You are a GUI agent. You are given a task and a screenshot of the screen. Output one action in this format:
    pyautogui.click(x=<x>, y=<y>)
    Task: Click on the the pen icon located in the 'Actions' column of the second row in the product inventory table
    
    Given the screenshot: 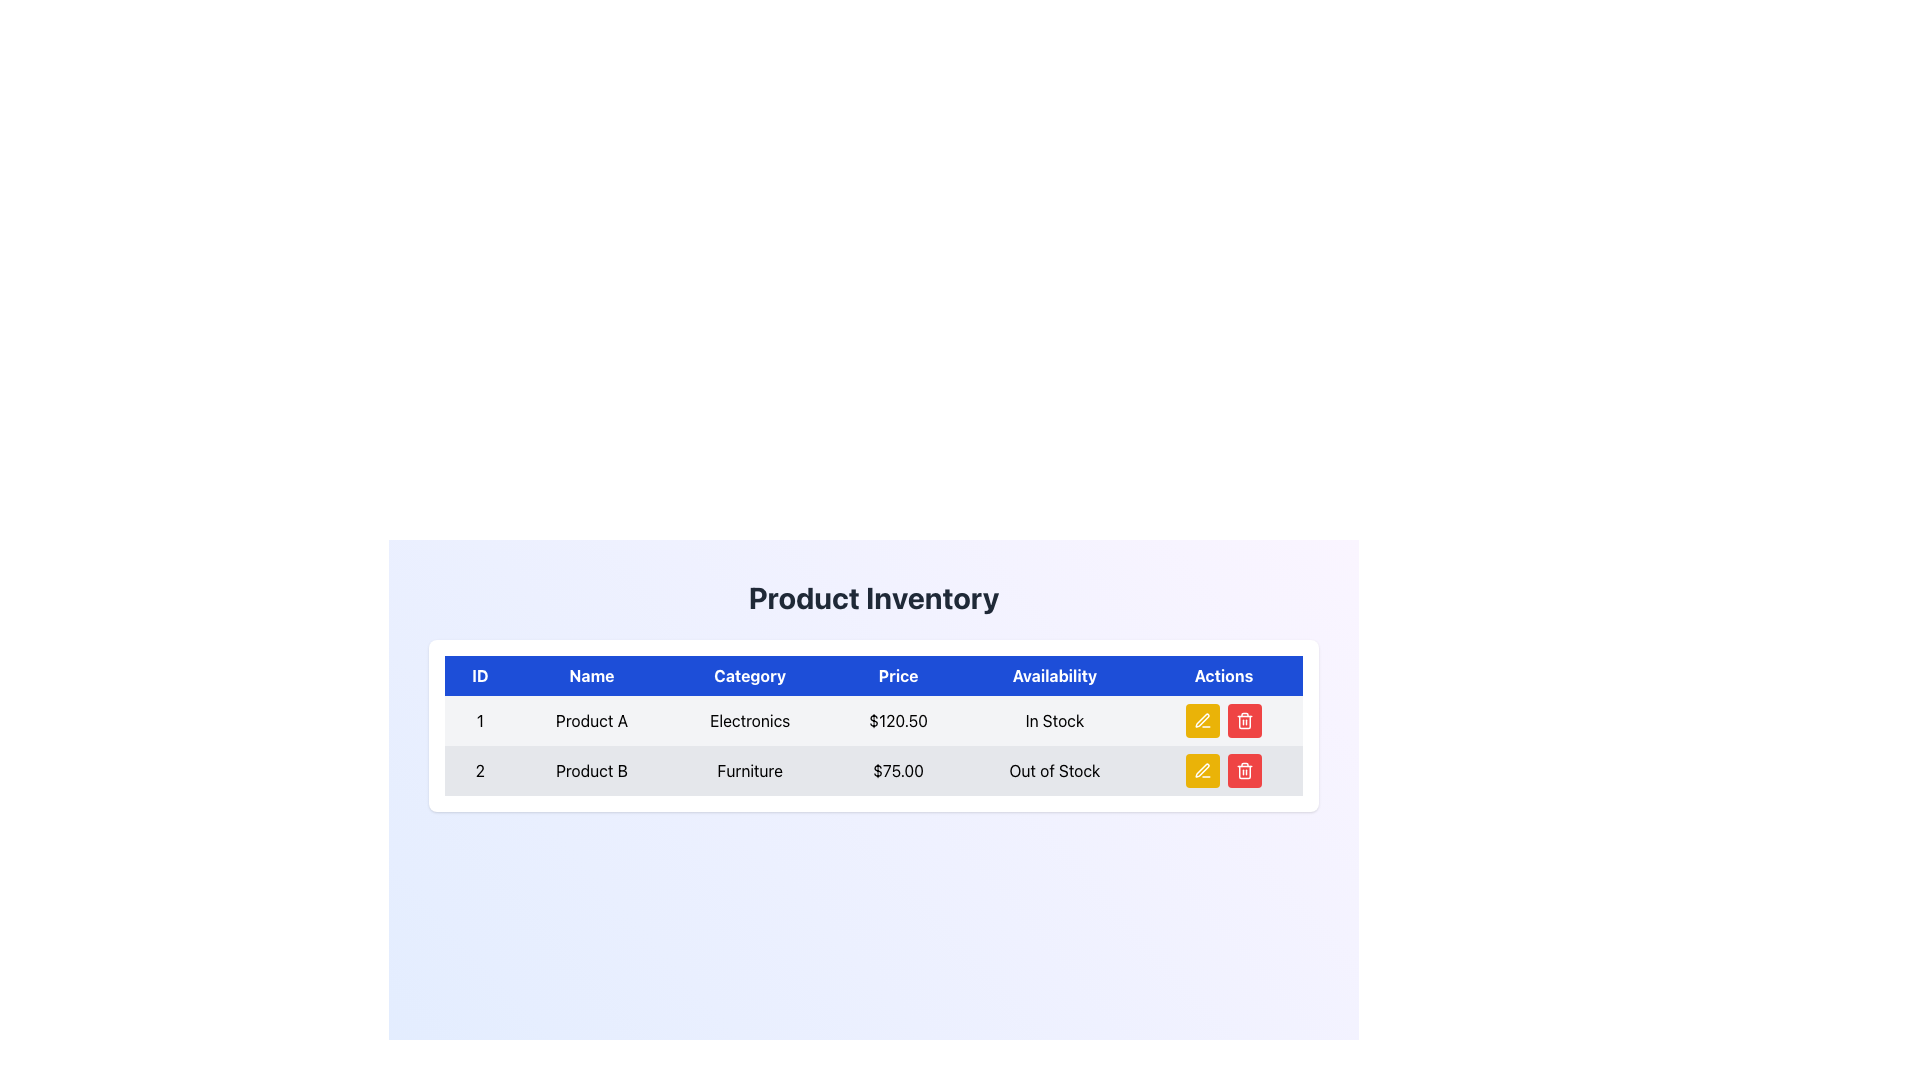 What is the action you would take?
    pyautogui.click(x=1201, y=769)
    